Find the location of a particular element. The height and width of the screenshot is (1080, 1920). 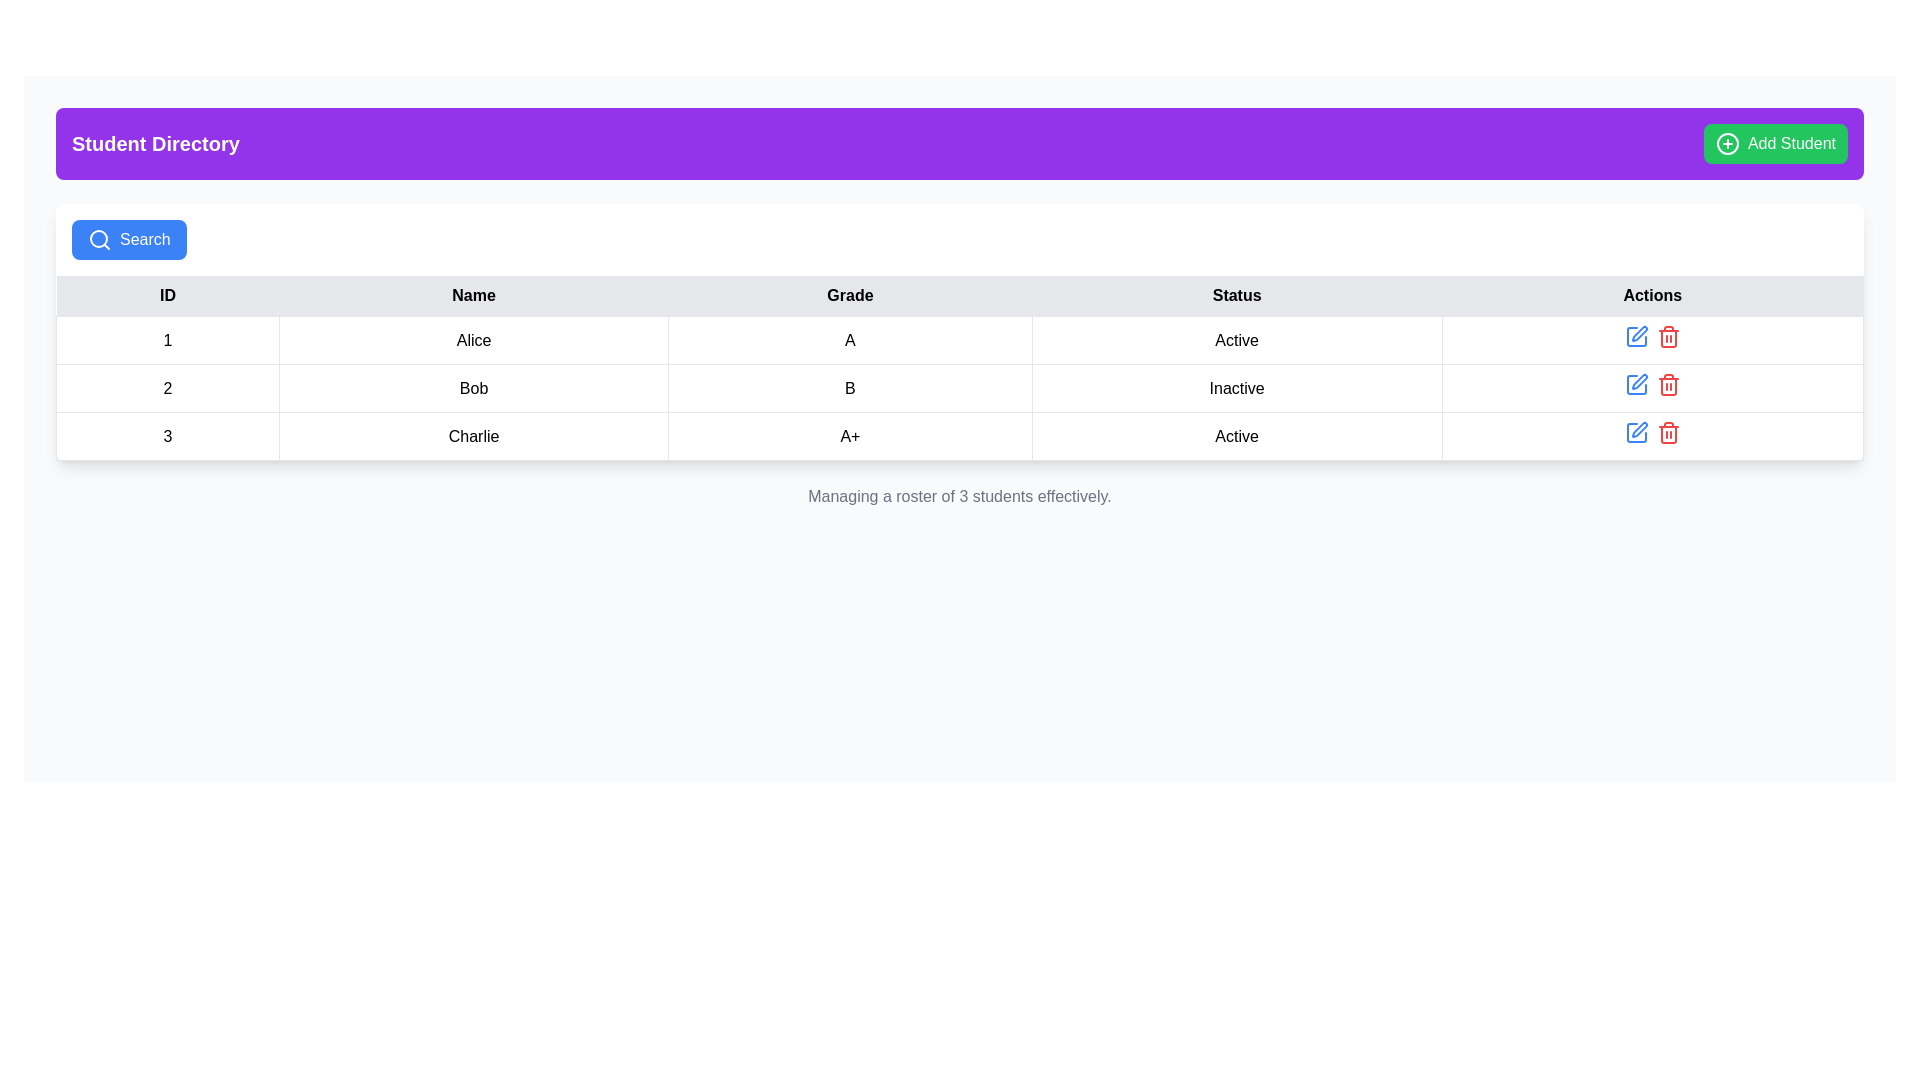

the text label element displaying the name 'Bob' in the second column of the second row of the table is located at coordinates (473, 388).